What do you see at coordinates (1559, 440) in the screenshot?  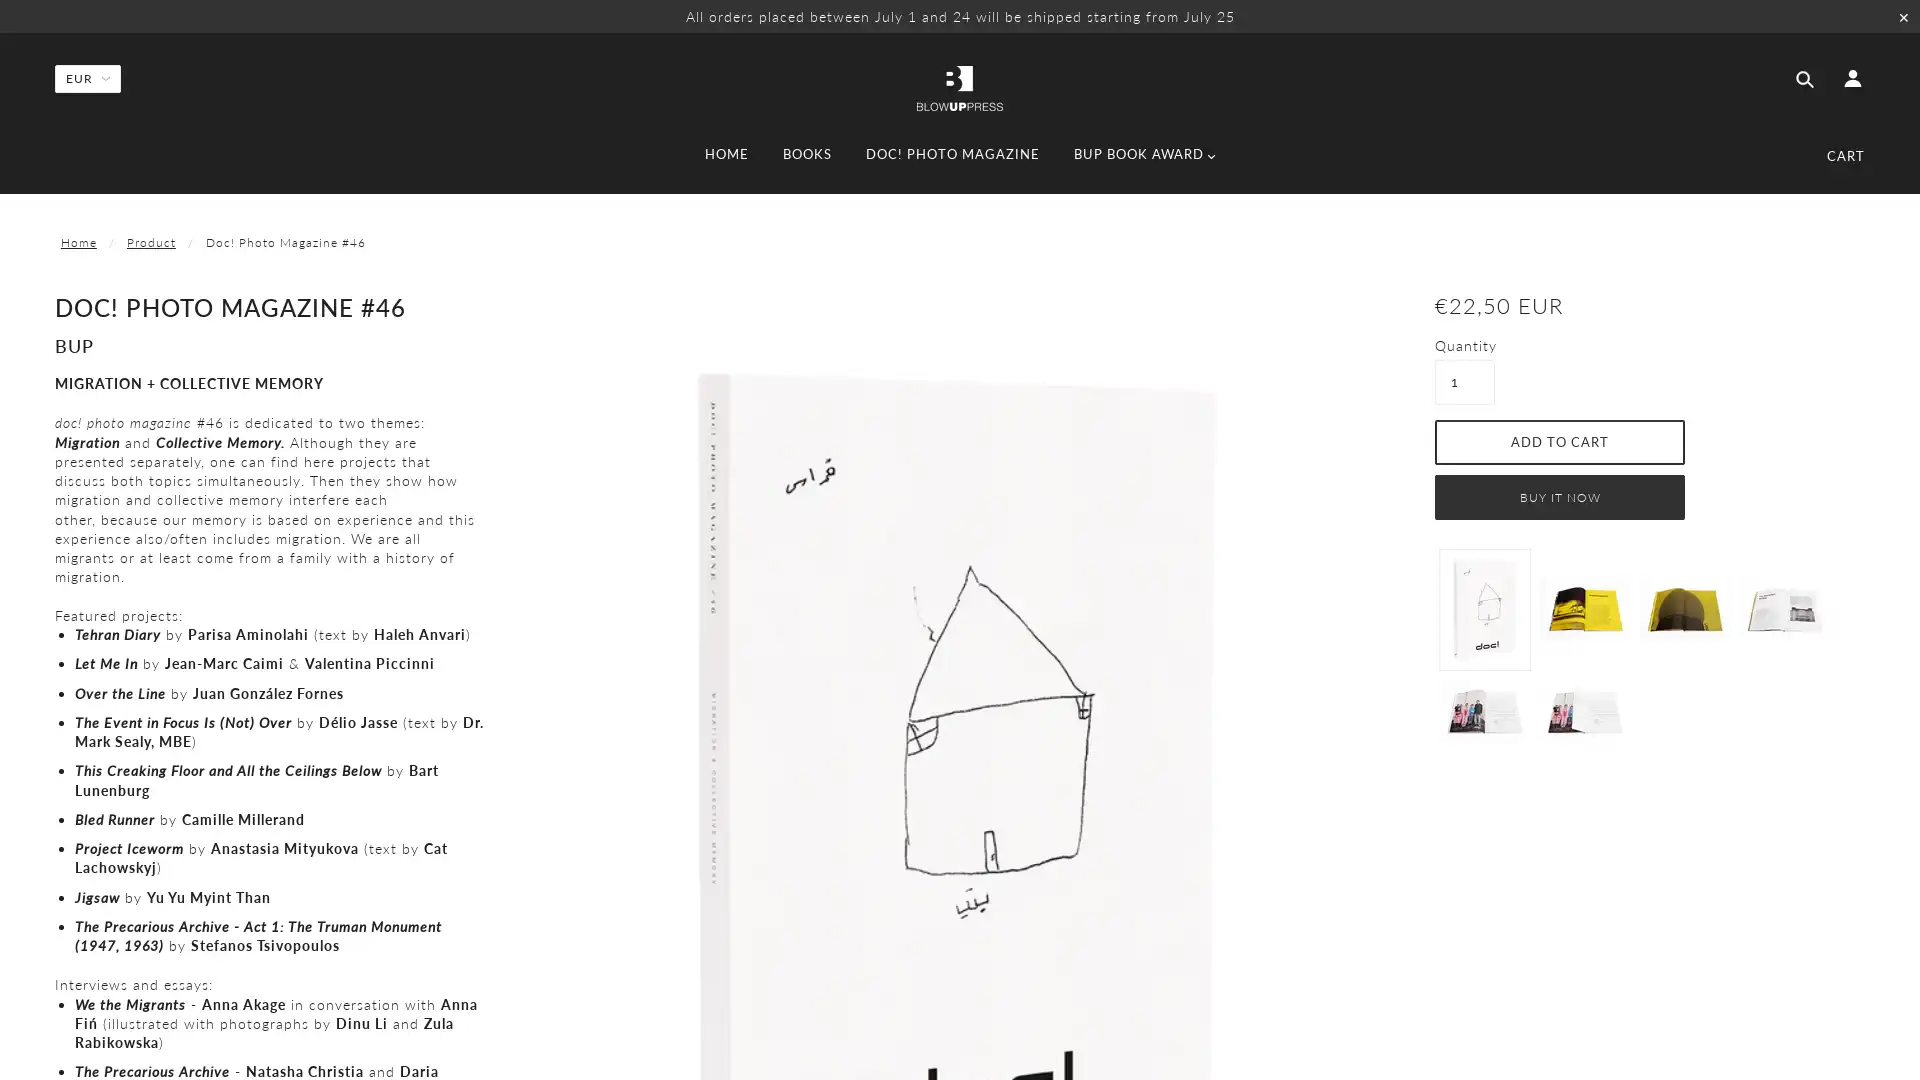 I see `Add to Cart` at bounding box center [1559, 440].